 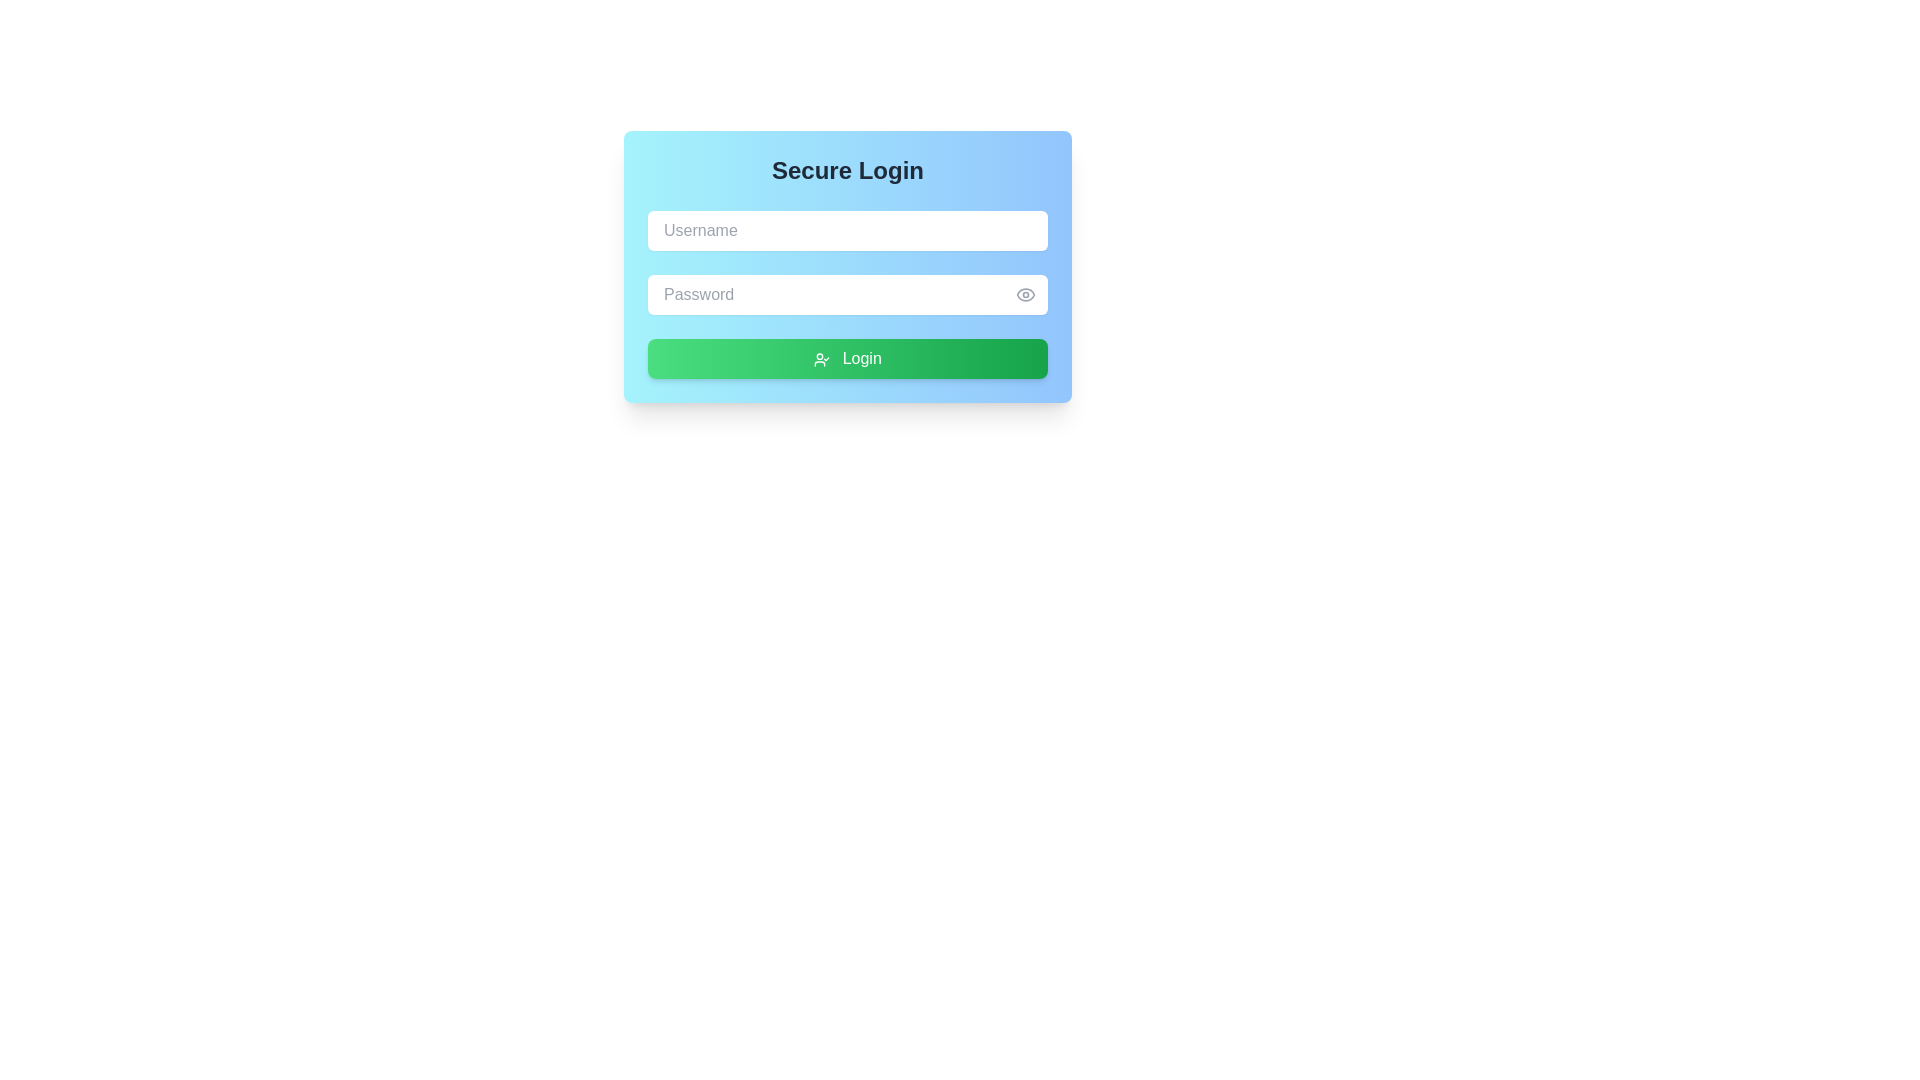 I want to click on the user-related action icon located to the left side of the 'Login' button, which indicates successful verification or approval, so click(x=822, y=358).